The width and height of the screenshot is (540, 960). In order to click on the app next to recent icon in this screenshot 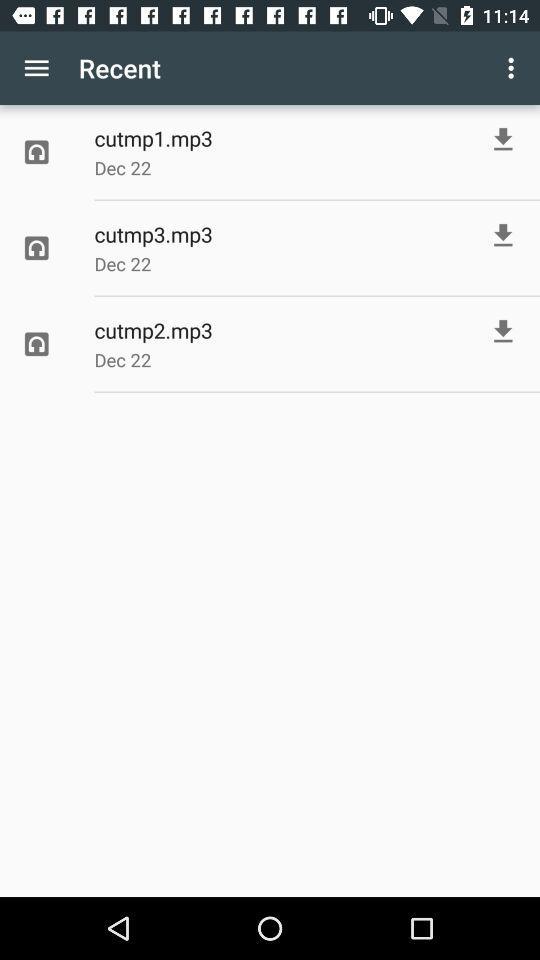, I will do `click(36, 68)`.